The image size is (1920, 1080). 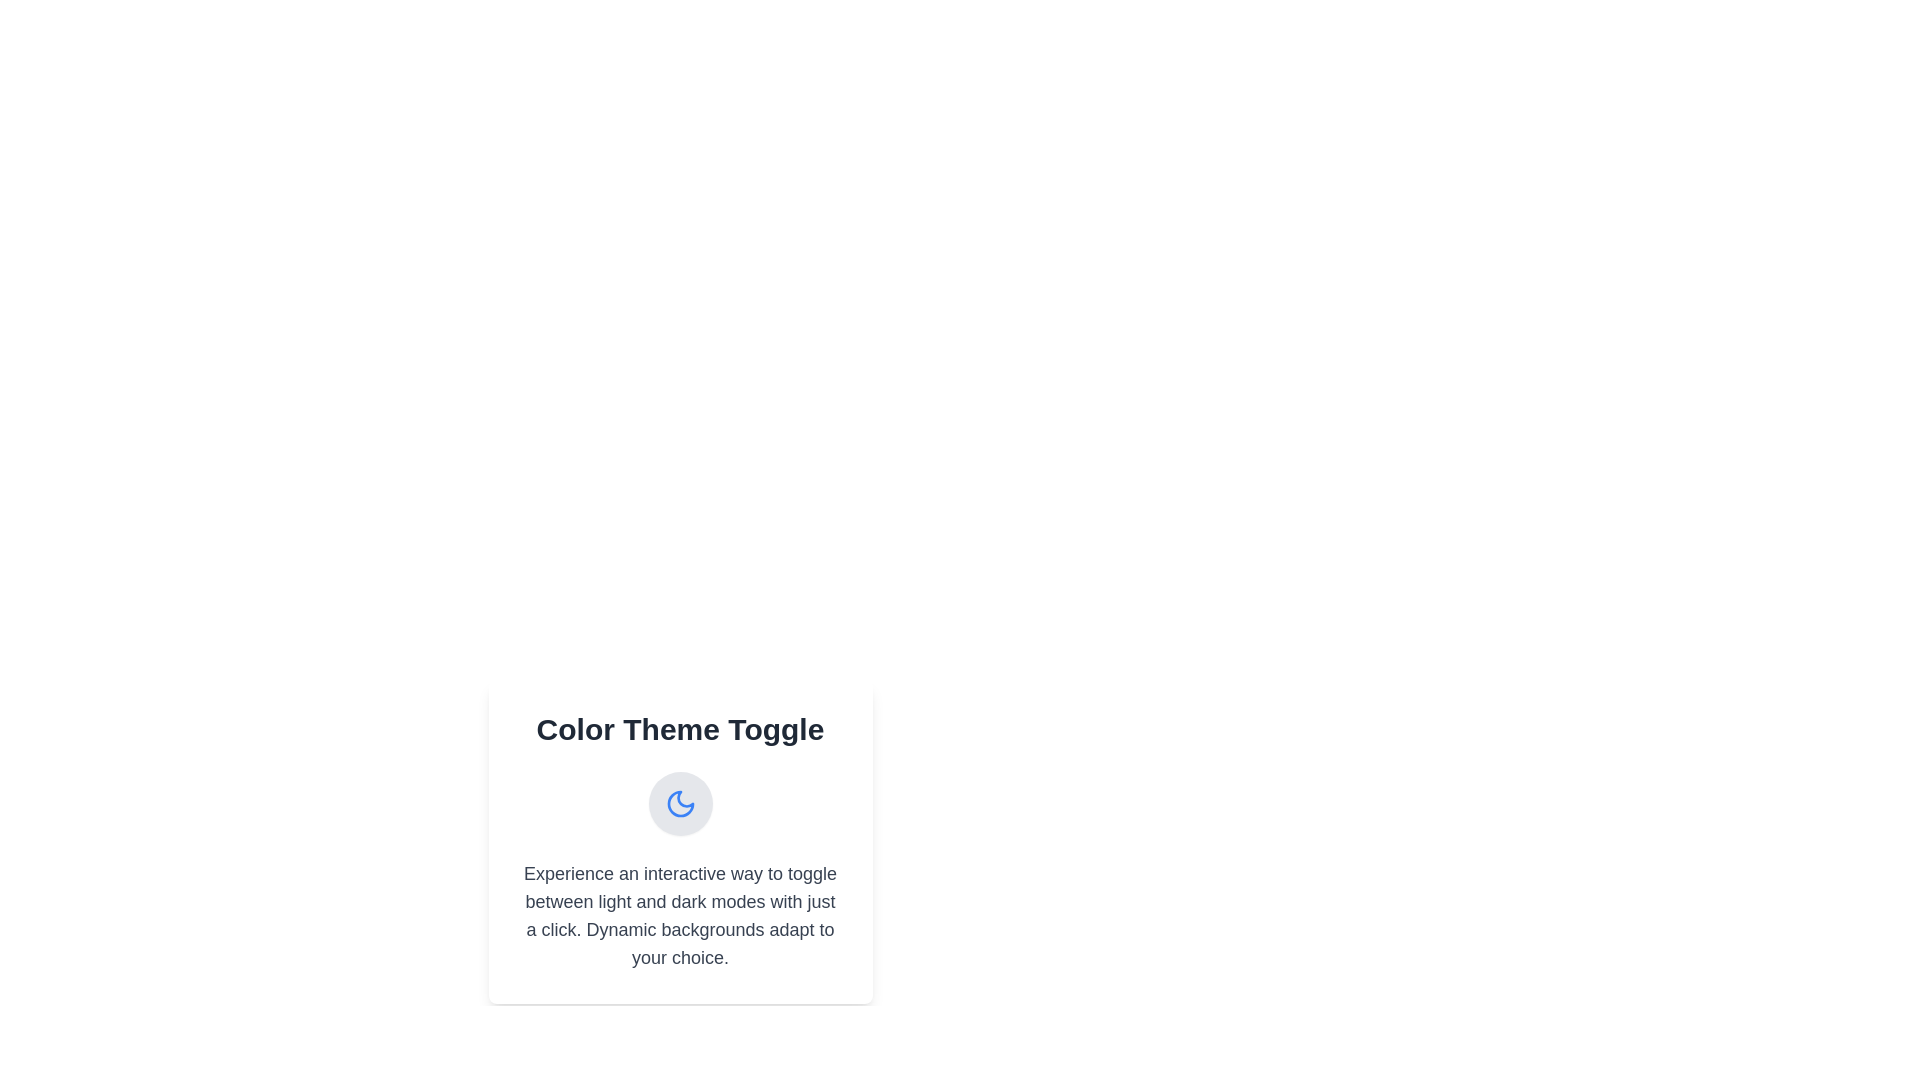 What do you see at coordinates (680, 802) in the screenshot?
I see `the circular button with a gray background and a blue crescent moon icon located in the middle section of the 'Color Theme Toggle' card` at bounding box center [680, 802].